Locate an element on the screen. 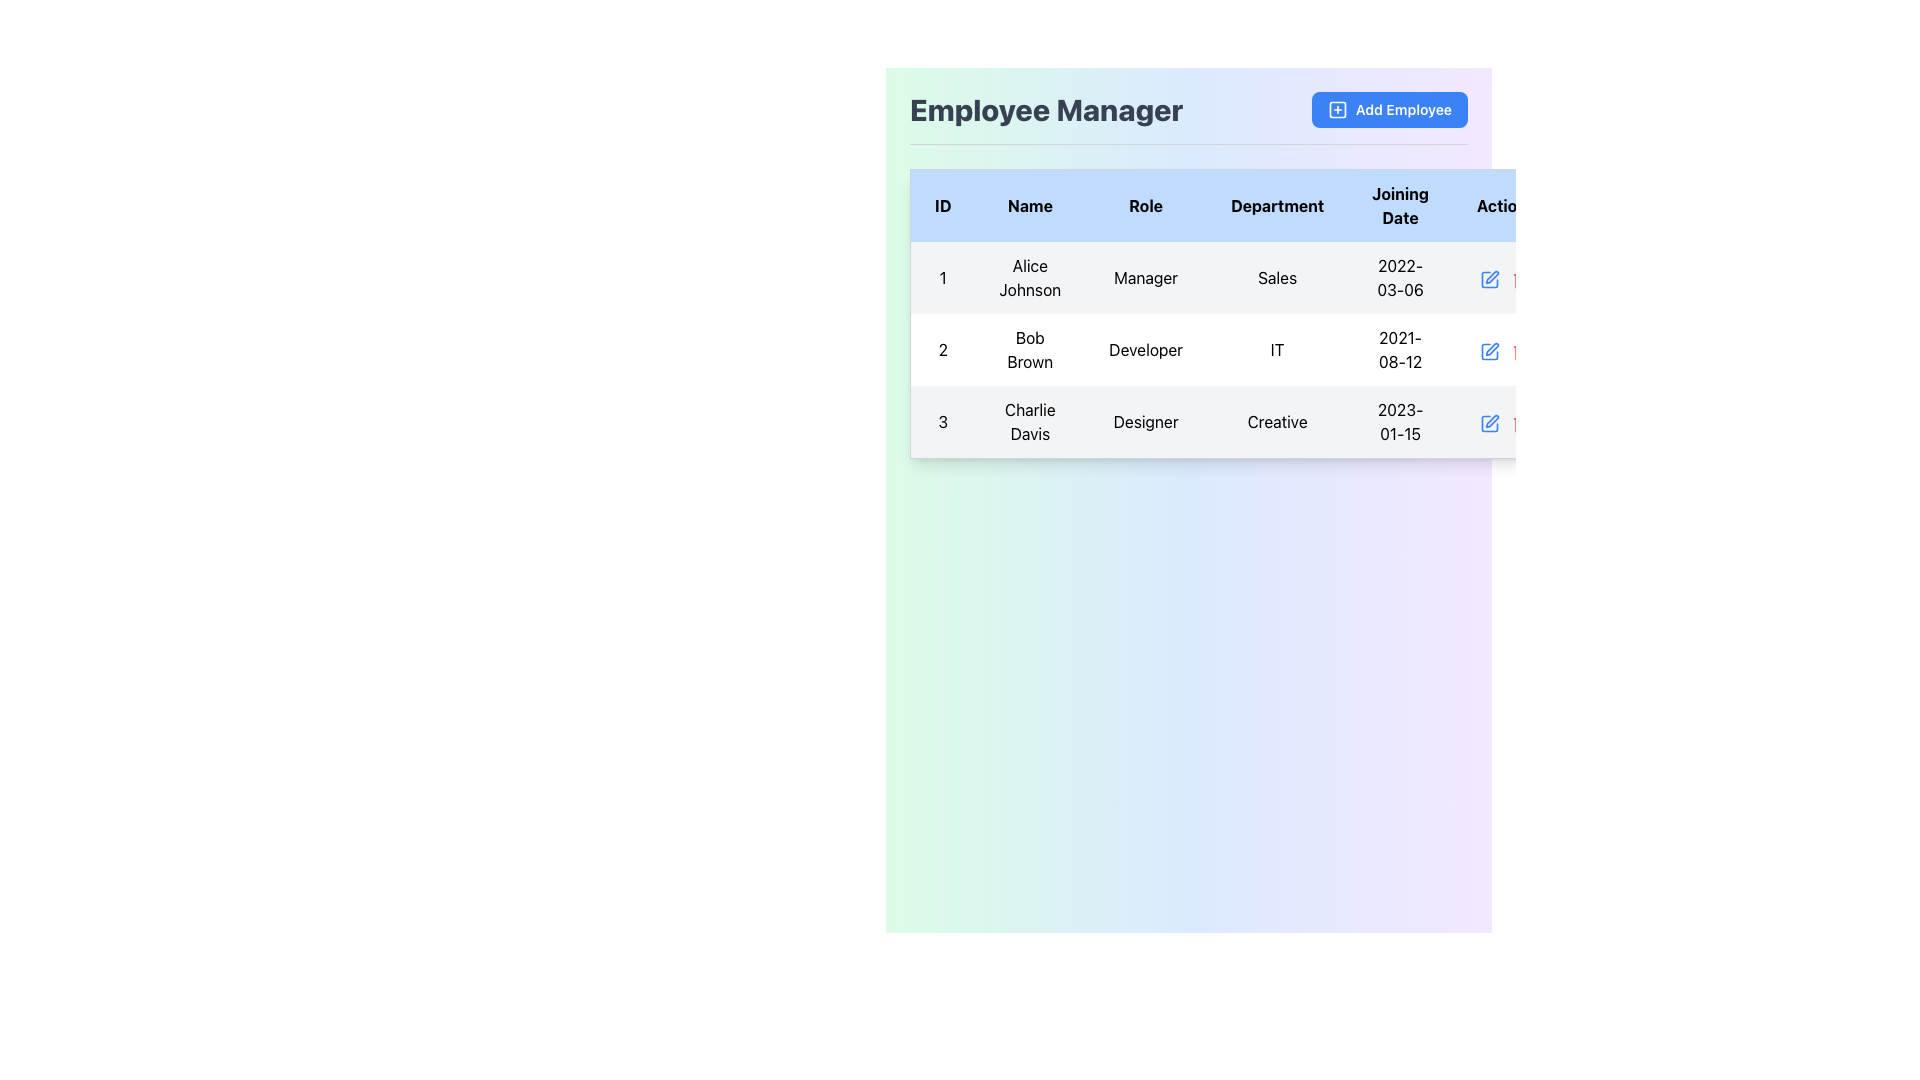 The image size is (1920, 1080). the 'Add Employee' text label, which is styled in white font on a blue background within the button located in the top-right corner of the interface is located at coordinates (1402, 110).